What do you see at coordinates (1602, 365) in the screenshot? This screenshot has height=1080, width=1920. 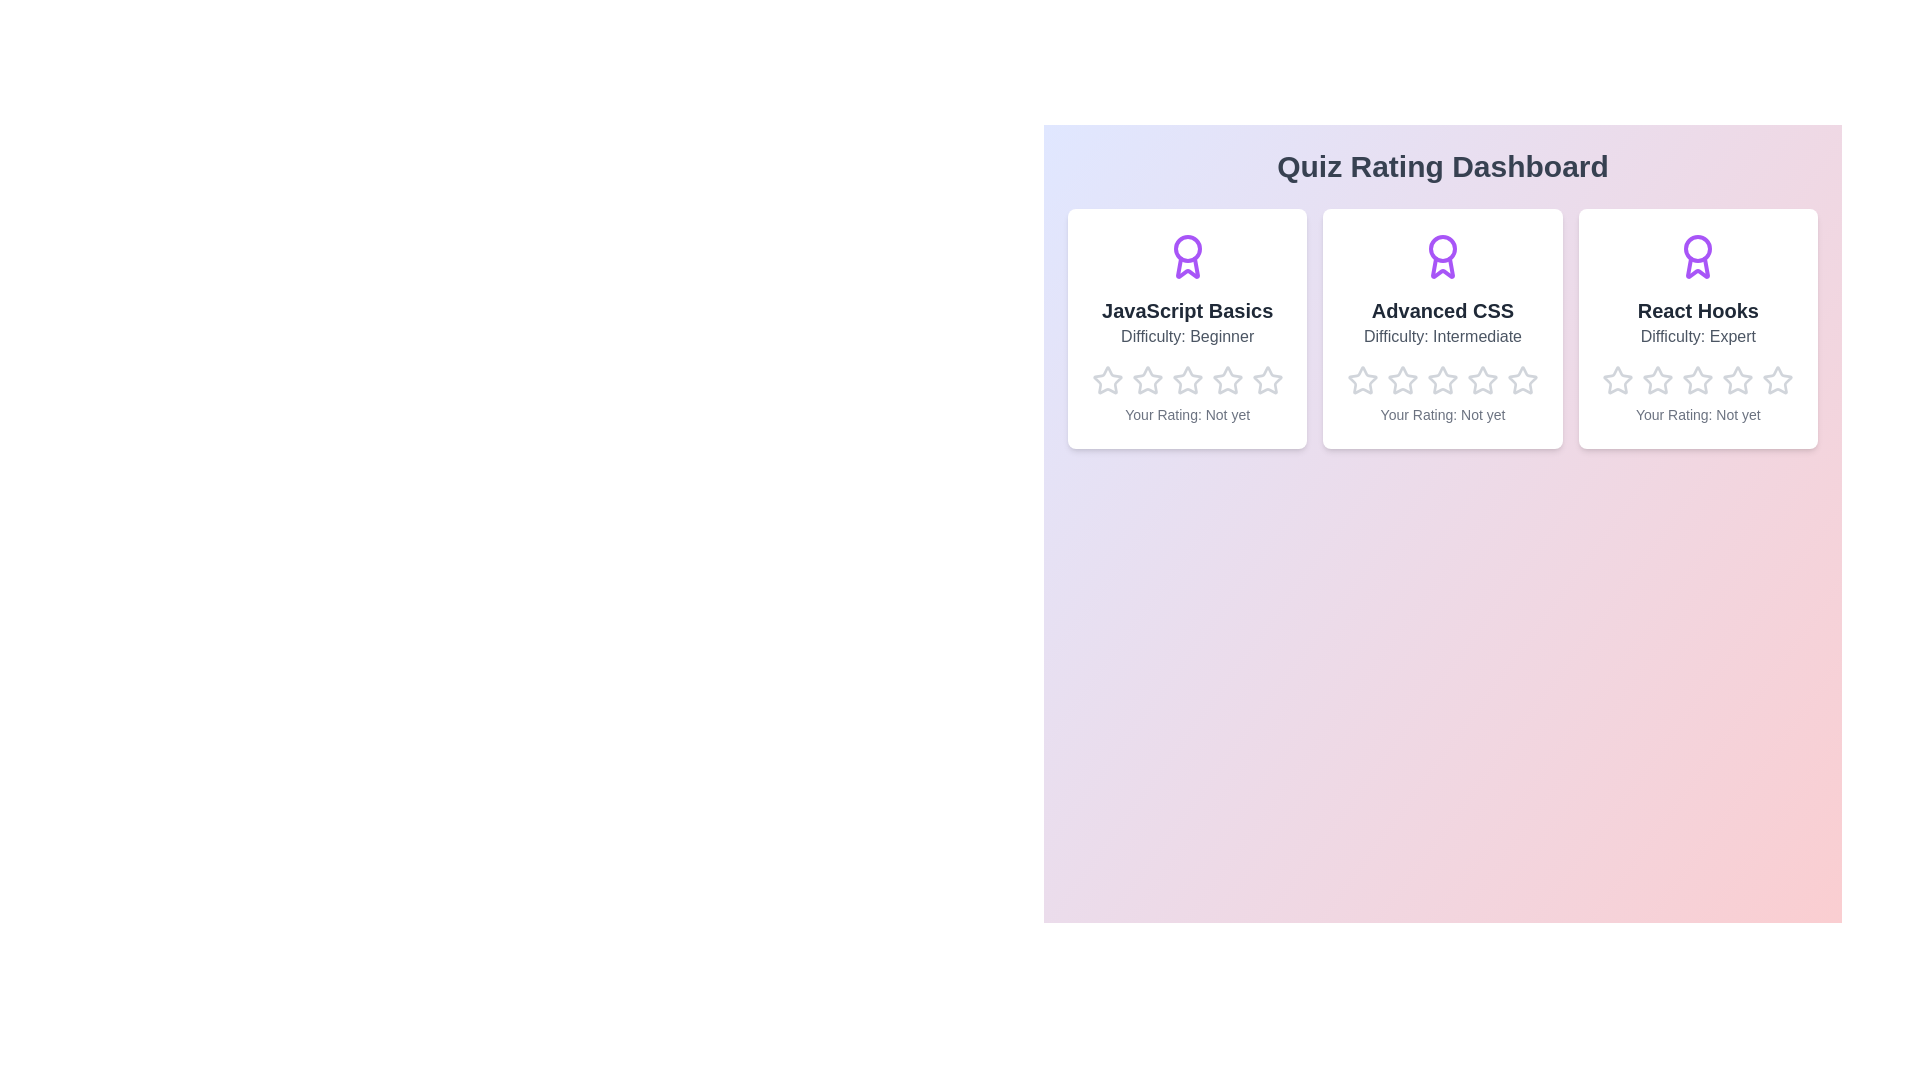 I see `the star corresponding to the rating 1 for the quiz React Hooks` at bounding box center [1602, 365].